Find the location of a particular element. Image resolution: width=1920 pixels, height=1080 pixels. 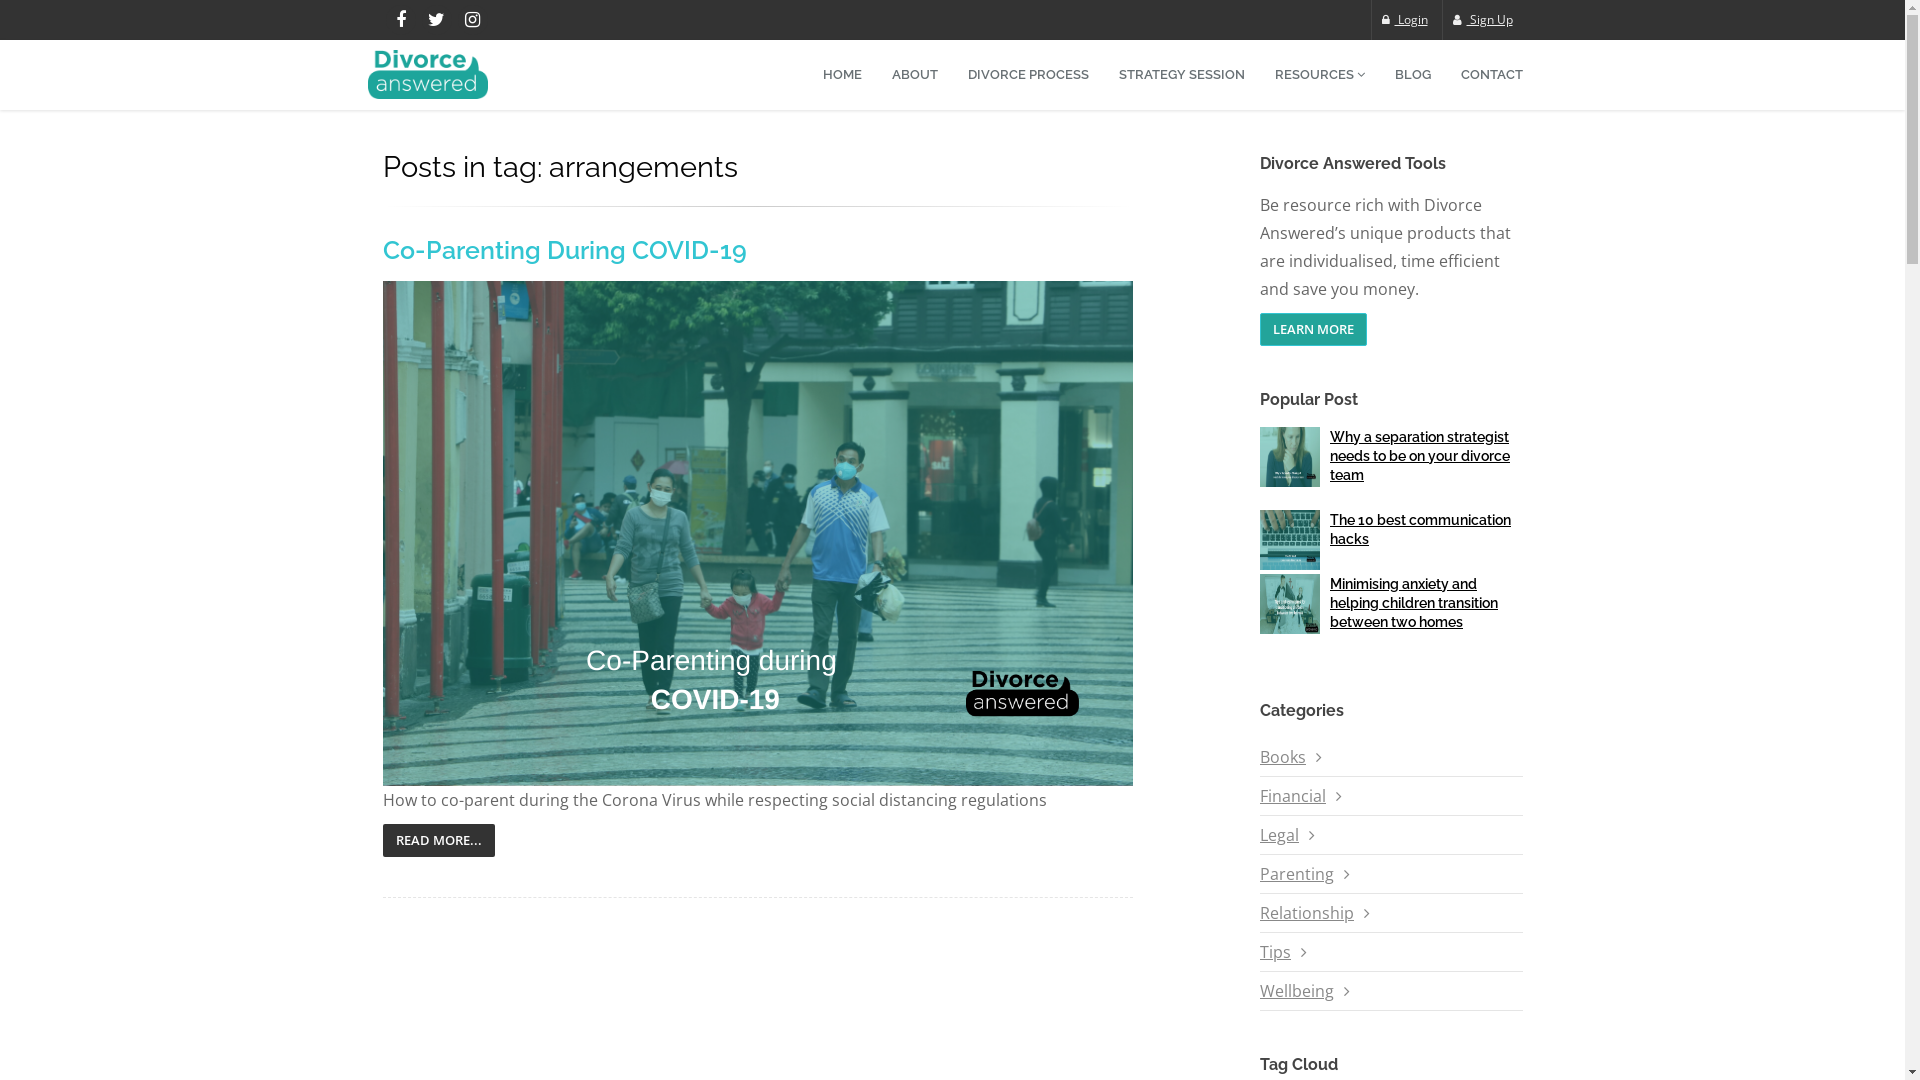

'HOME' is located at coordinates (842, 73).